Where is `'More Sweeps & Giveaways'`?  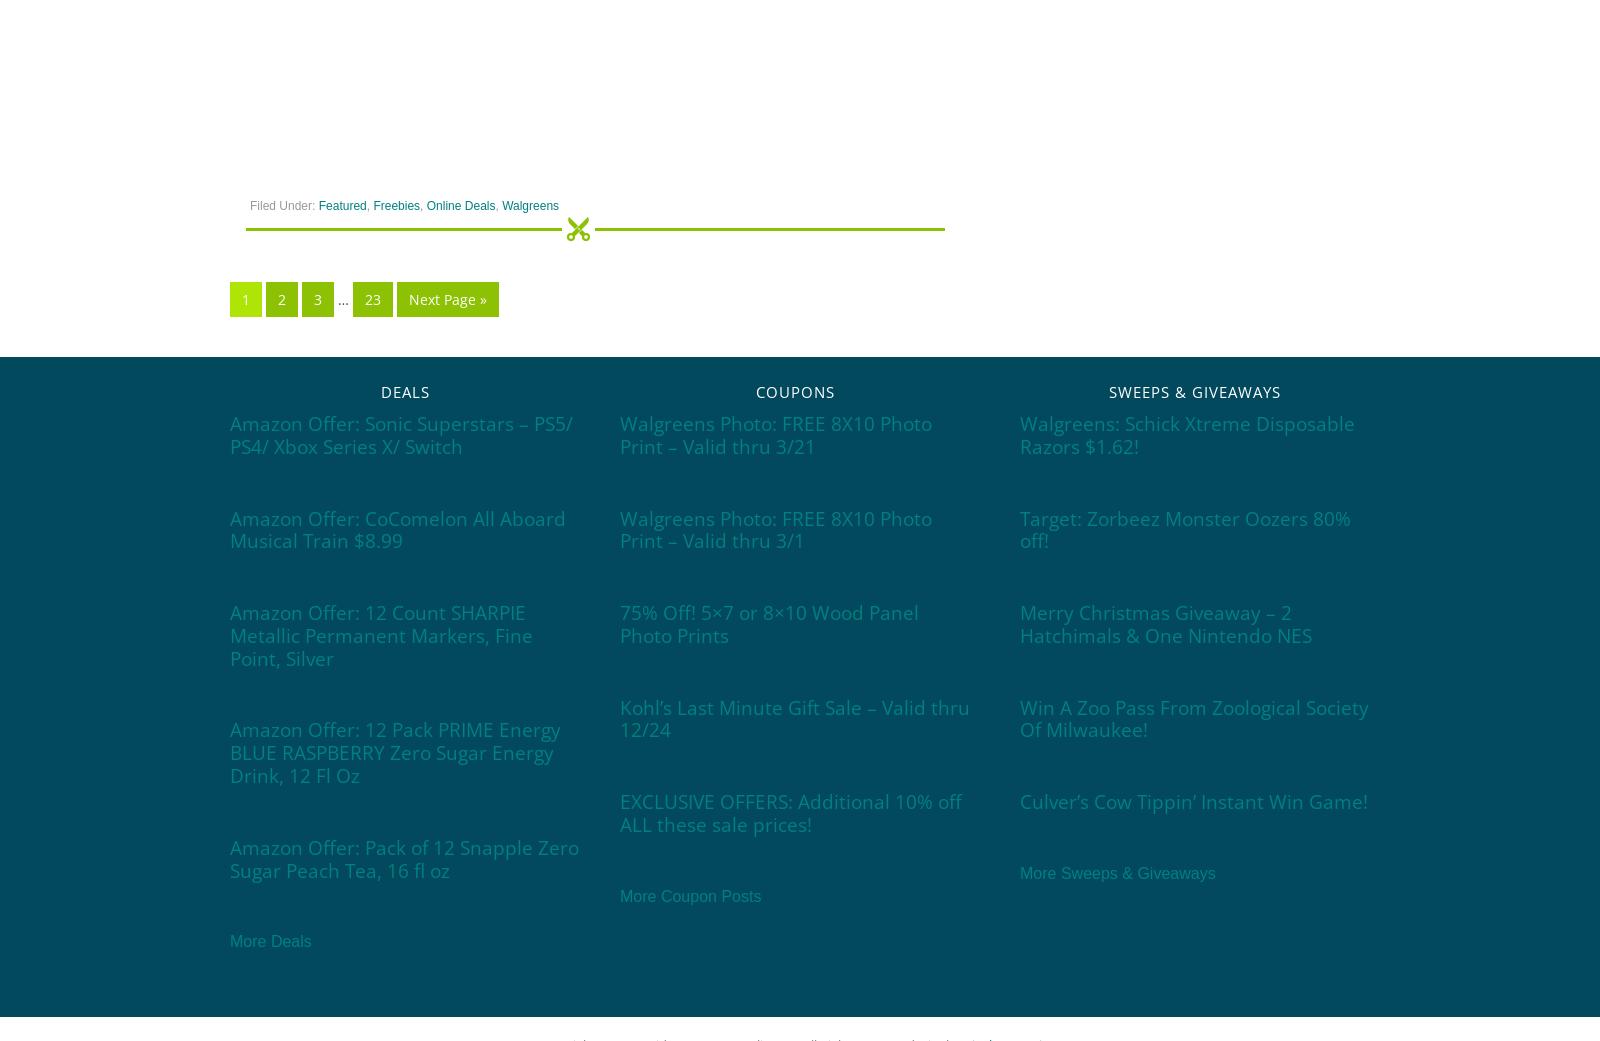
'More Sweeps & Giveaways' is located at coordinates (1117, 872).